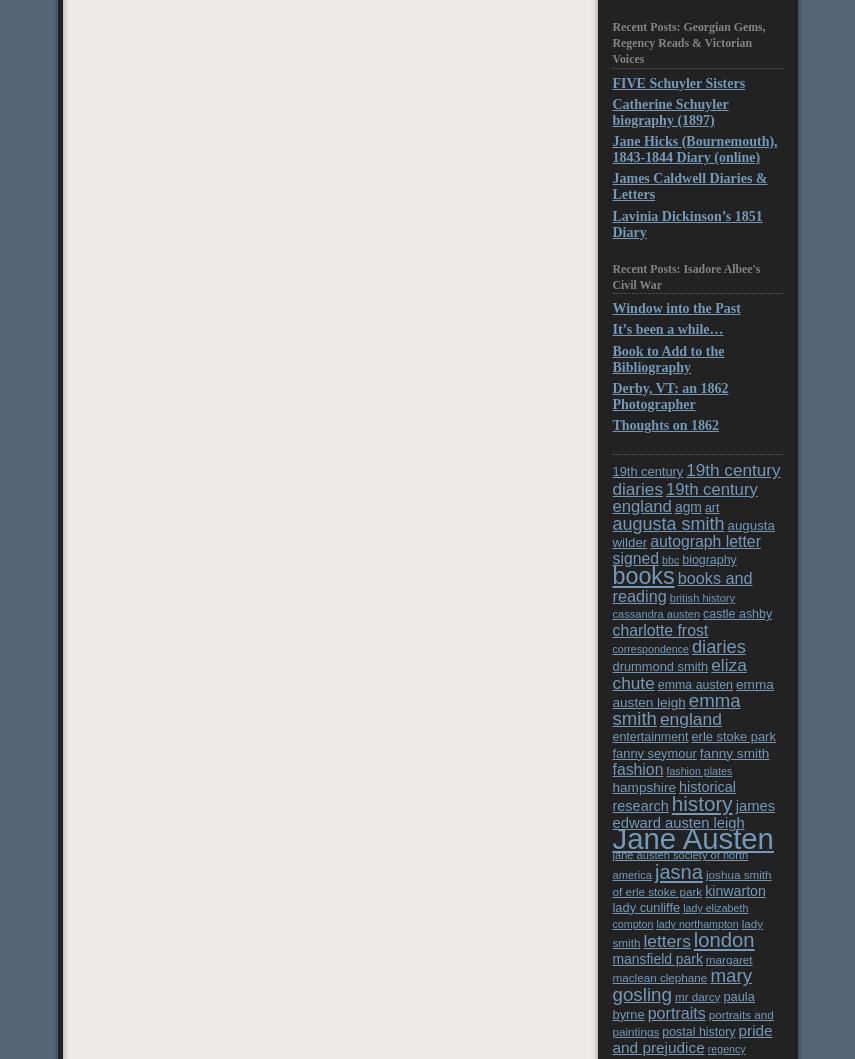 The image size is (855, 1059). Describe the element at coordinates (682, 586) in the screenshot. I see `'books and reading'` at that location.